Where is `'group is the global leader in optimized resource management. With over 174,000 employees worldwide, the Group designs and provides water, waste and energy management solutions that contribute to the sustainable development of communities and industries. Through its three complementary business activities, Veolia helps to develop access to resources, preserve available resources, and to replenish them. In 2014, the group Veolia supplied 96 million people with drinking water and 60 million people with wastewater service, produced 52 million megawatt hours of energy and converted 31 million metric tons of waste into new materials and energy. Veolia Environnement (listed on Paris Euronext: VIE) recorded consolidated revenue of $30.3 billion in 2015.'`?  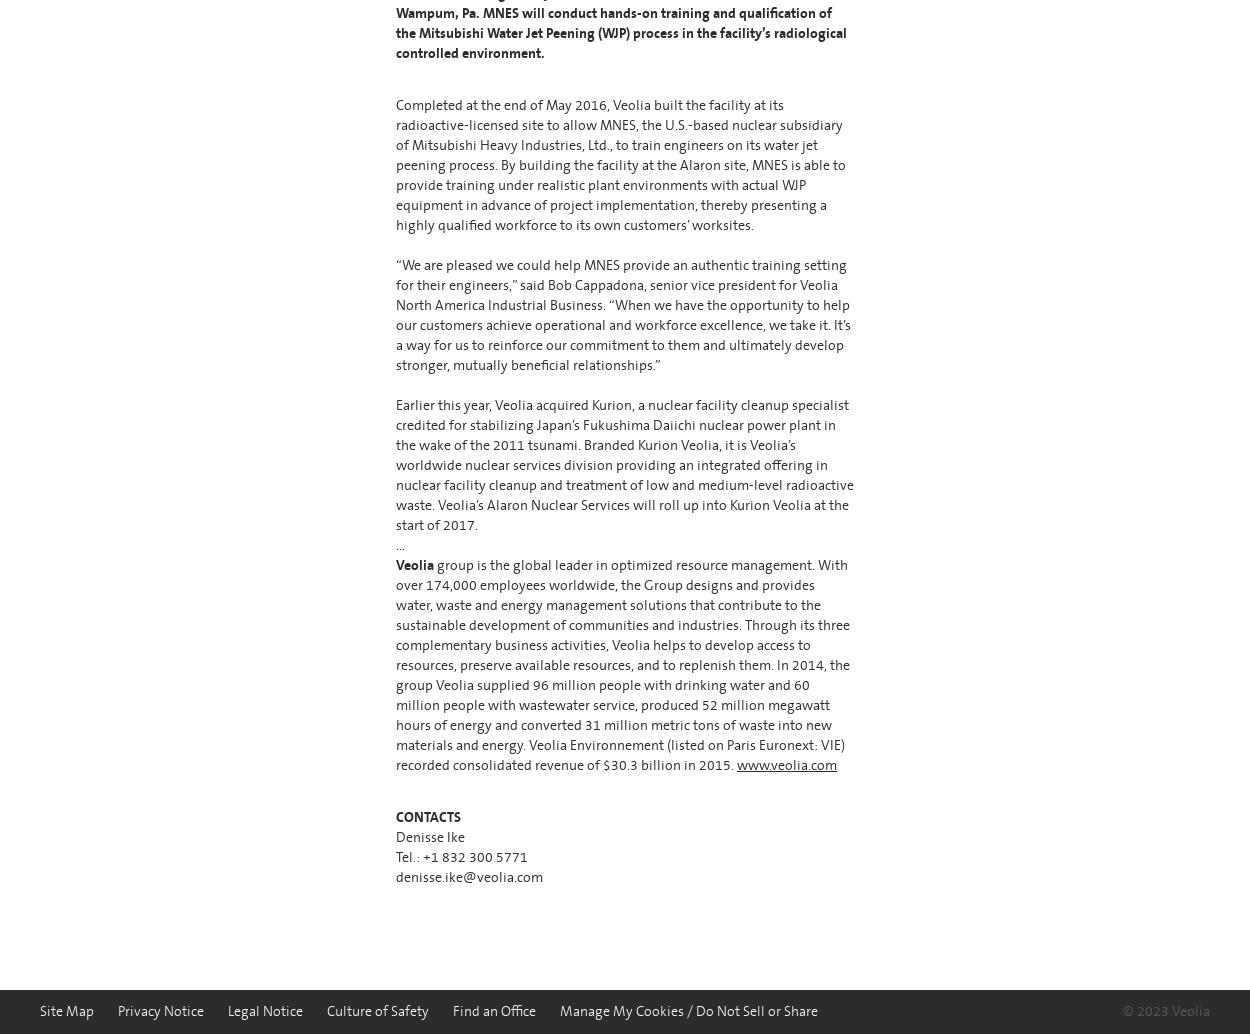 'group is the global leader in optimized resource management. With over 174,000 employees worldwide, the Group designs and provides water, waste and energy management solutions that contribute to the sustainable development of communities and industries. Through its three complementary business activities, Veolia helps to develop access to resources, preserve available resources, and to replenish them. In 2014, the group Veolia supplied 96 million people with drinking water and 60 million people with wastewater service, produced 52 million megawatt hours of energy and converted 31 million metric tons of waste into new materials and energy. Veolia Environnement (listed on Paris Euronext: VIE) recorded consolidated revenue of $30.3 billion in 2015.' is located at coordinates (622, 665).